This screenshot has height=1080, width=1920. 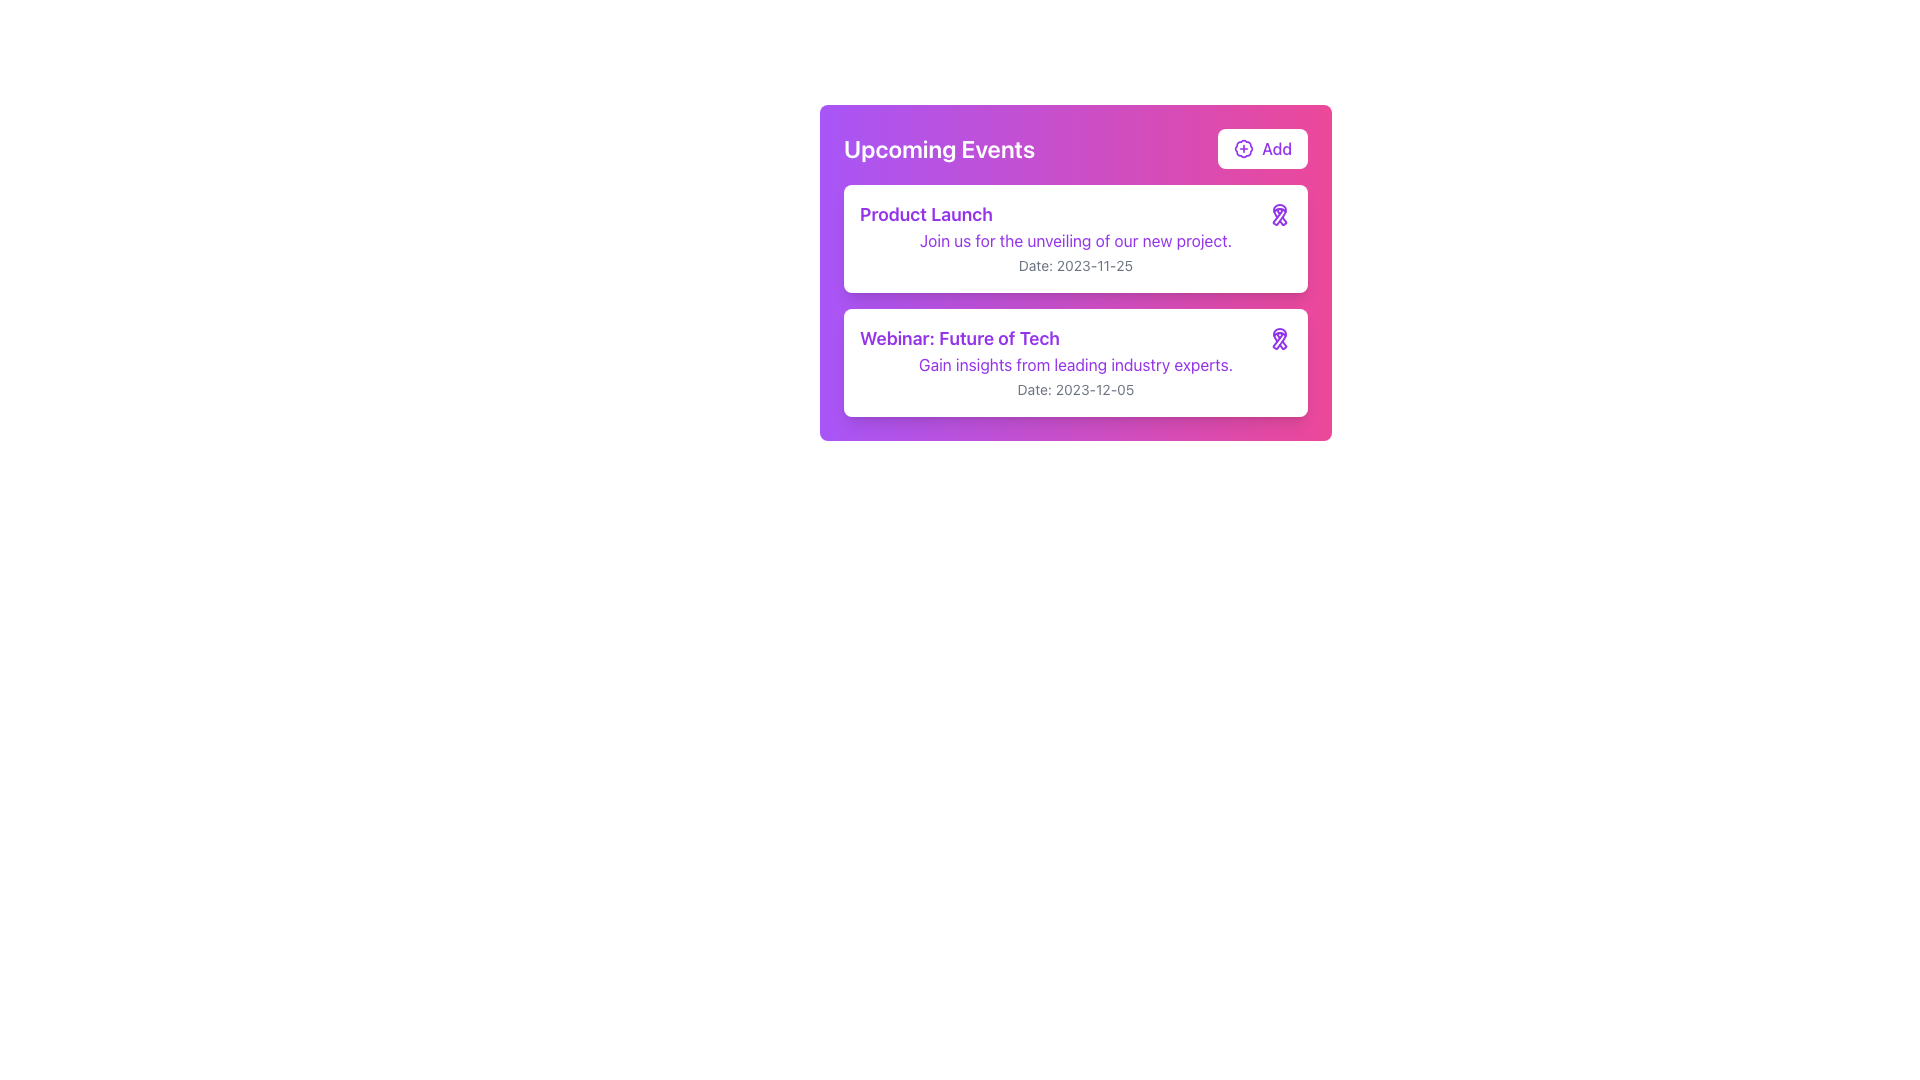 What do you see at coordinates (1074, 238) in the screenshot?
I see `the first Static informational card titled 'Product Launch' in the 'Upcoming Events' section, which features a white background, purple text, and a ribbon icon on the right` at bounding box center [1074, 238].